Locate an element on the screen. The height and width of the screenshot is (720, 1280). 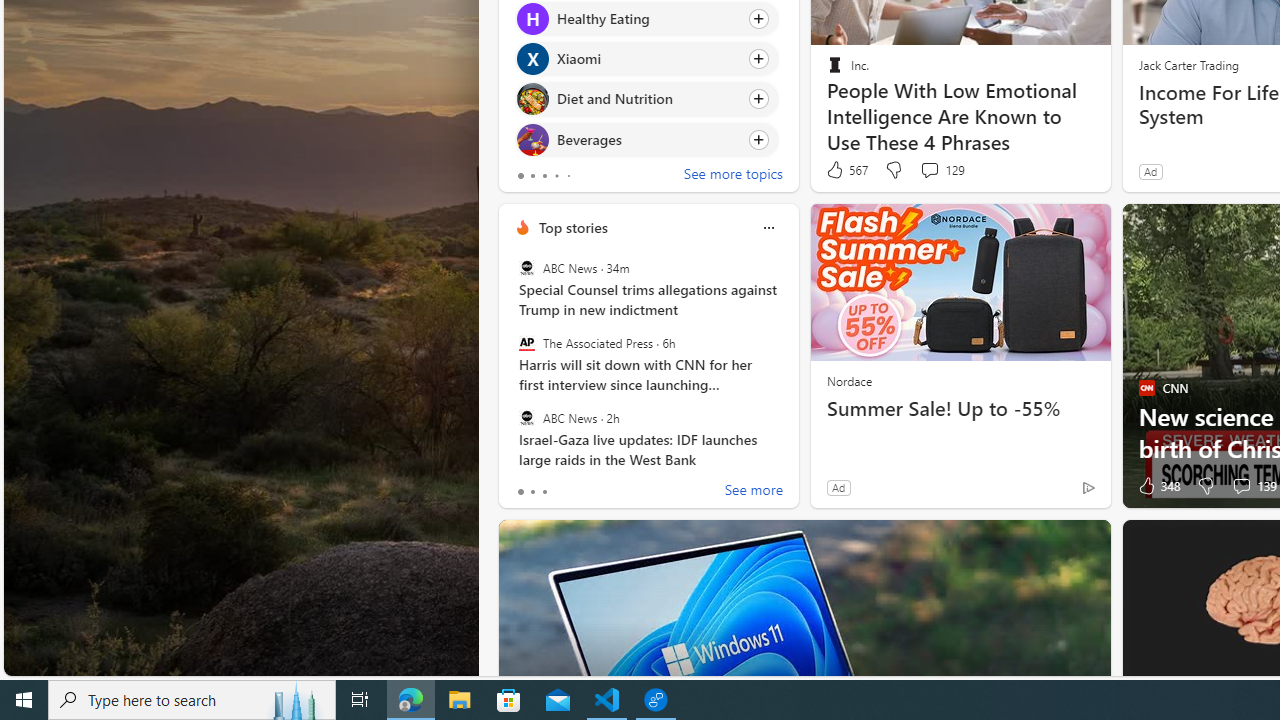
'ABC News' is located at coordinates (526, 416).